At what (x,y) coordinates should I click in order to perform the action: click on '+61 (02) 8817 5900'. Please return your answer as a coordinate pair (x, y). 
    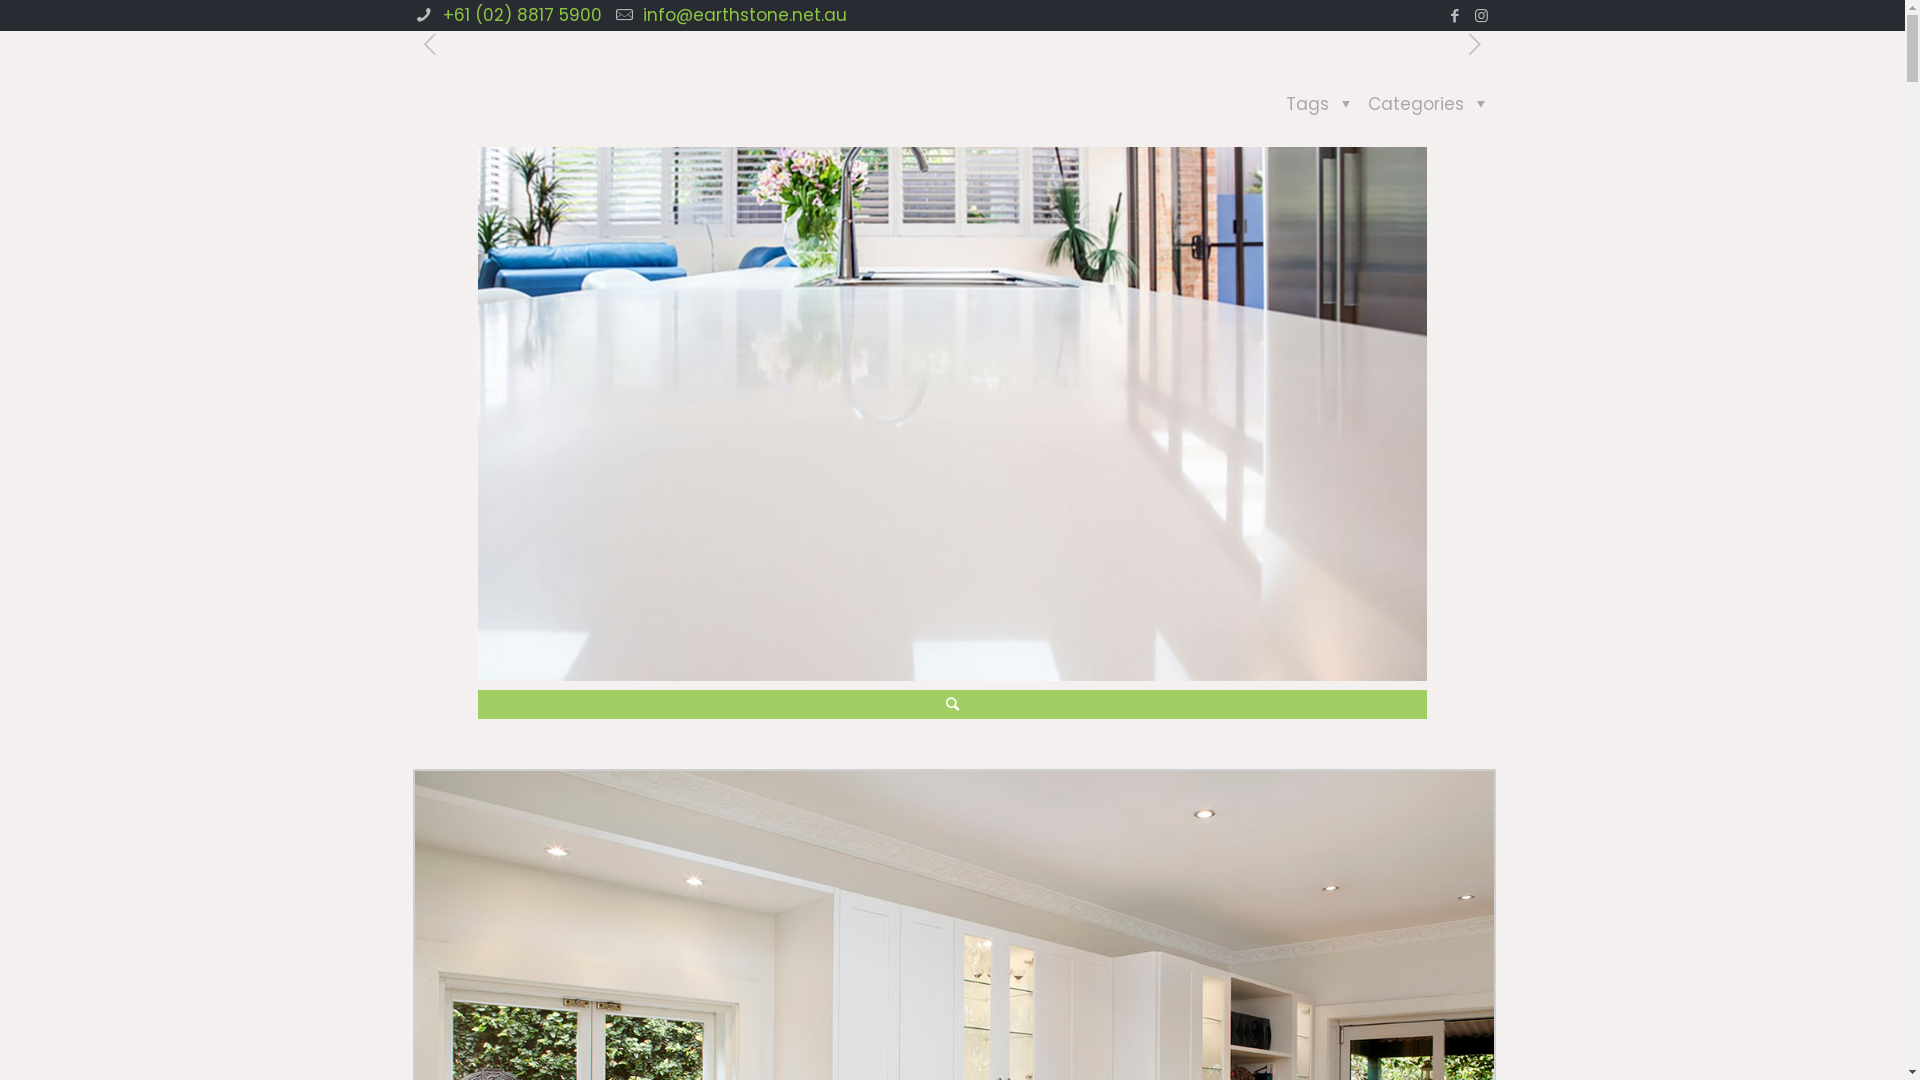
    Looking at the image, I should click on (519, 15).